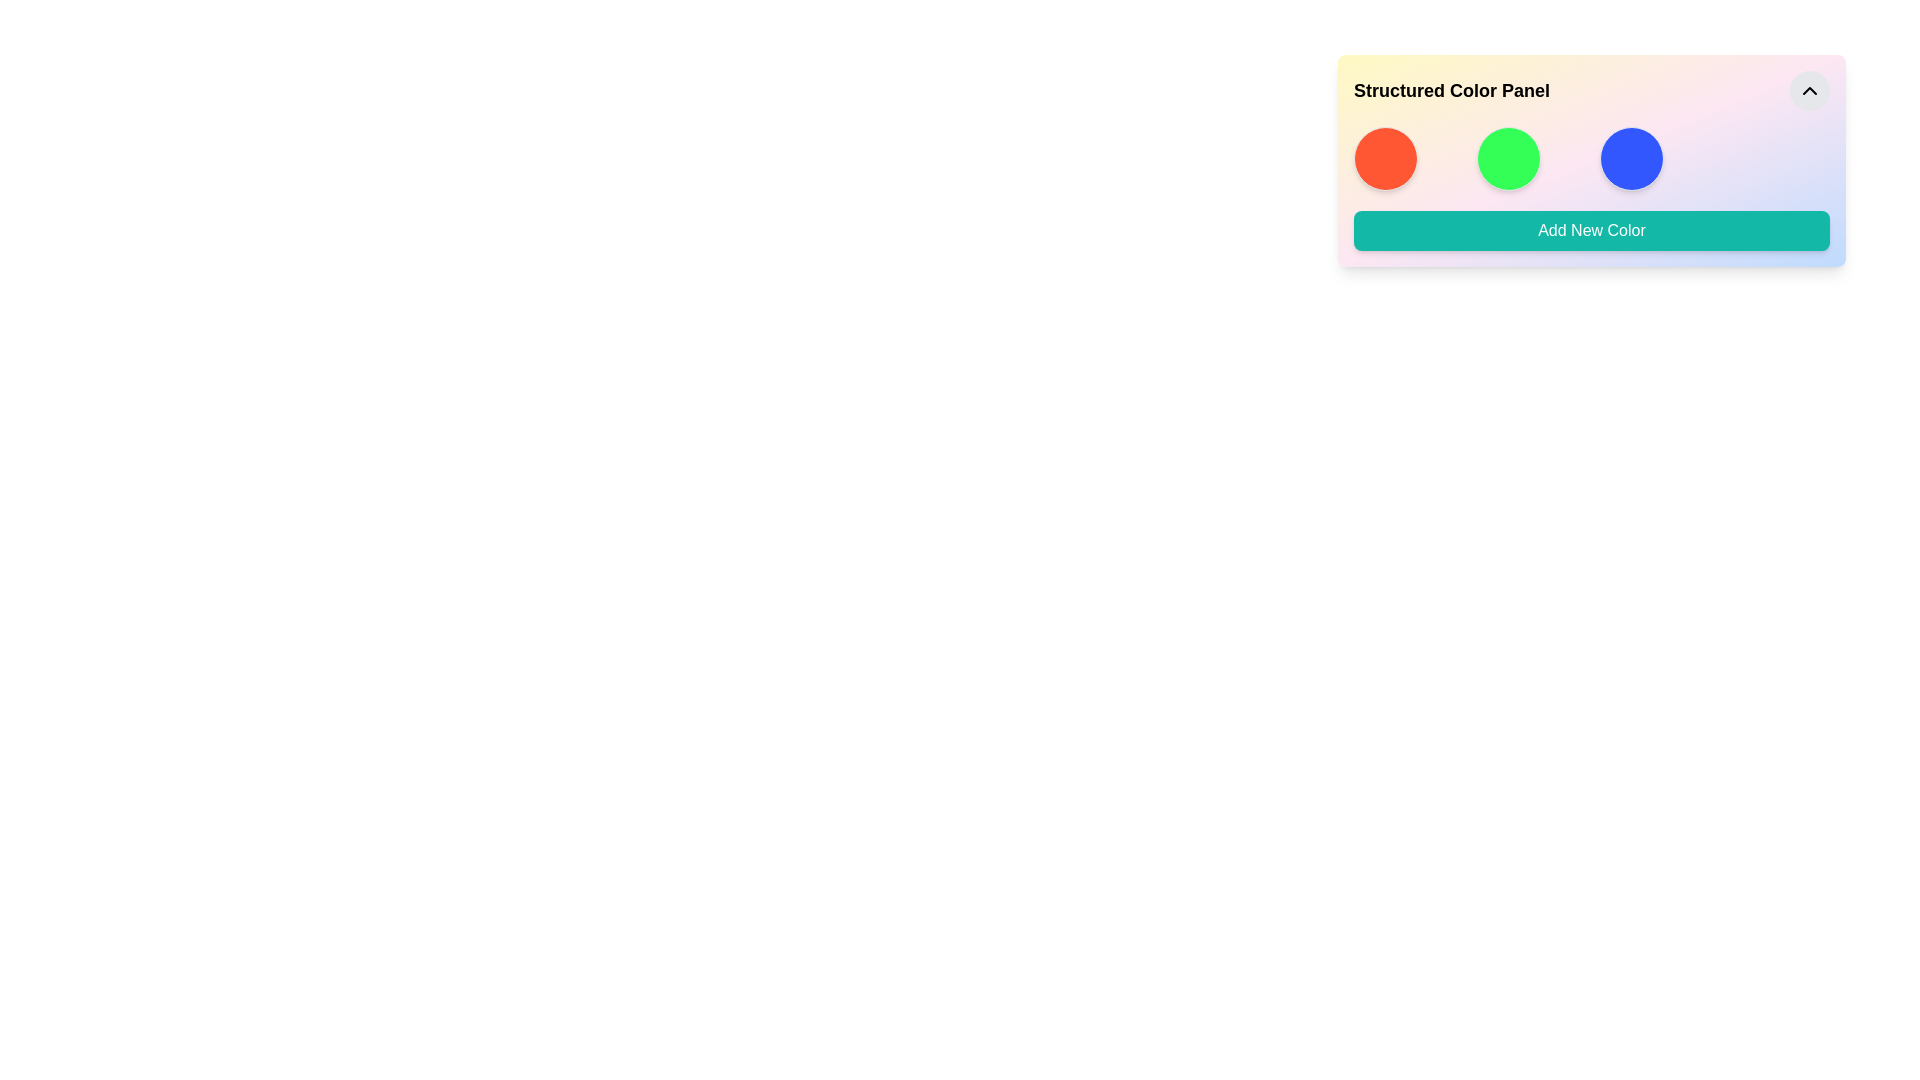 The image size is (1920, 1080). What do you see at coordinates (1591, 160) in the screenshot?
I see `the third circular color picker (blue) in the Color Picker panel` at bounding box center [1591, 160].